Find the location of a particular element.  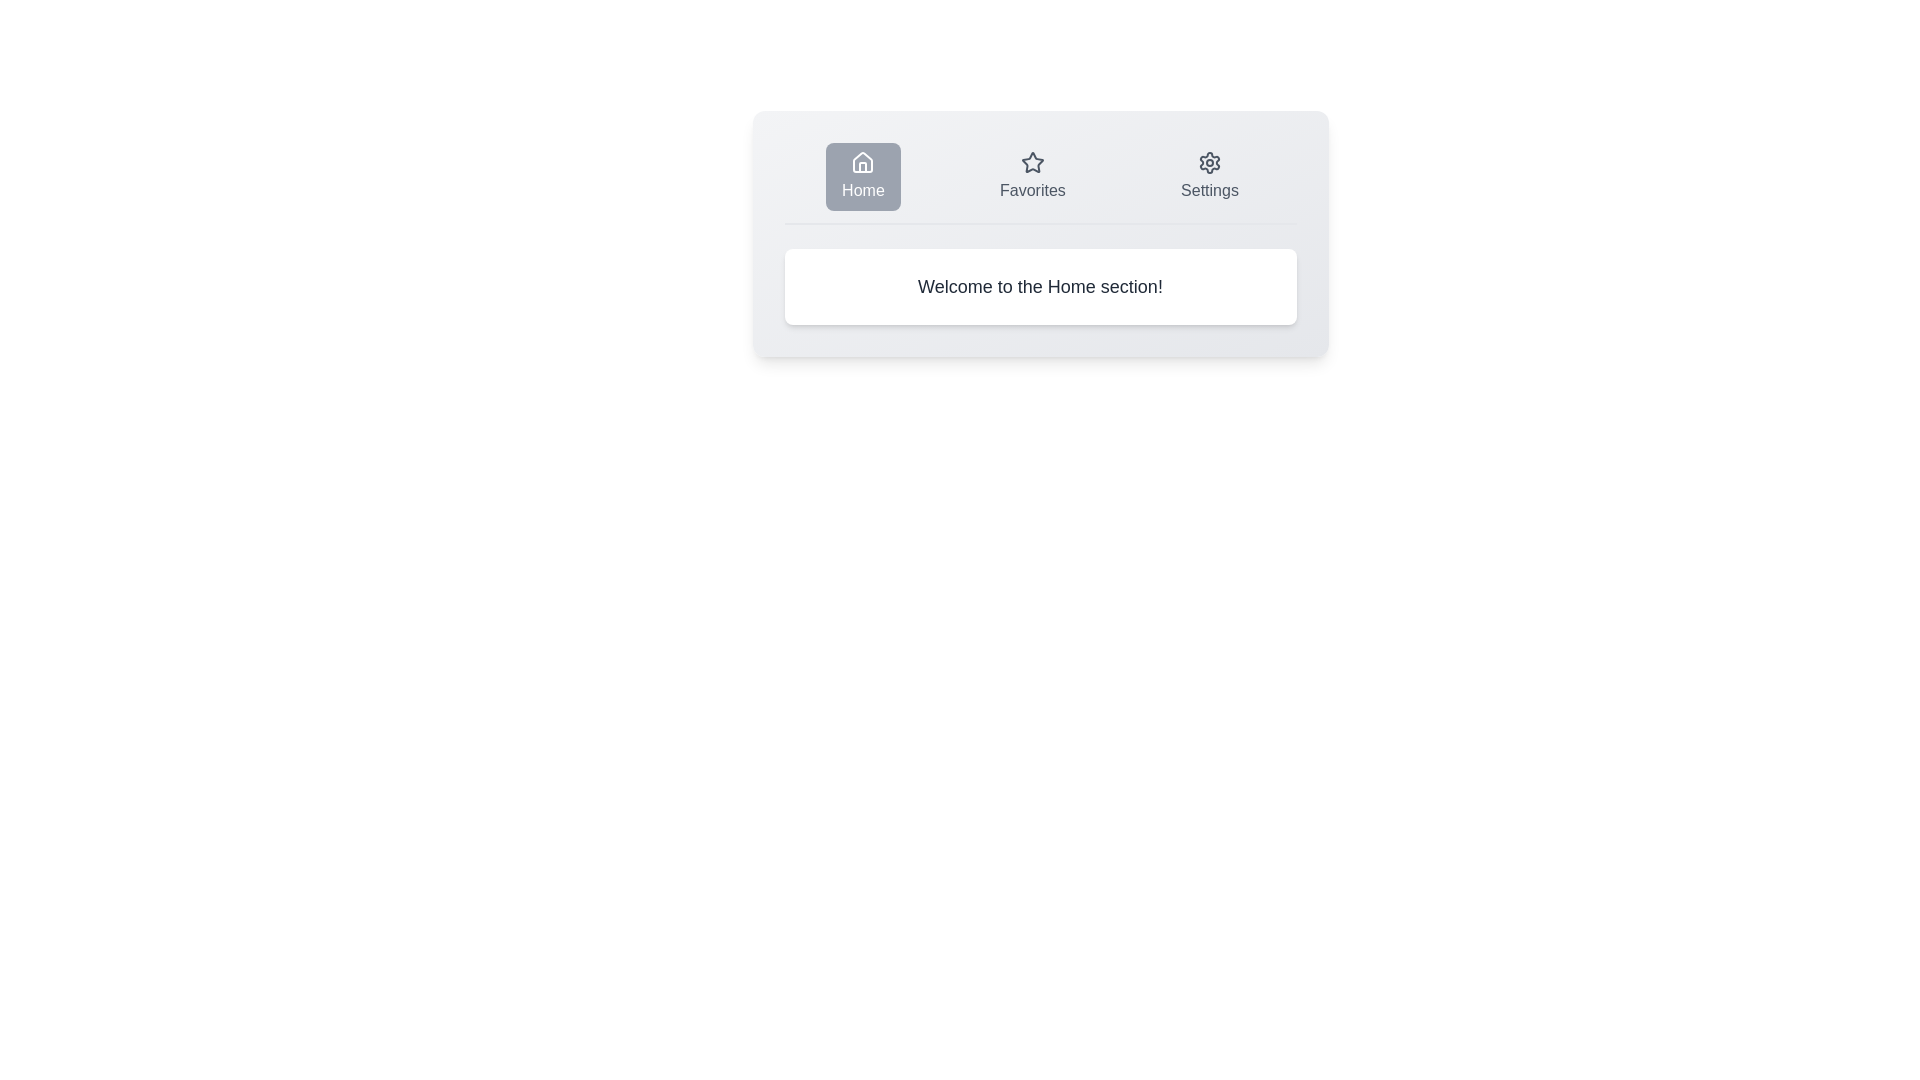

the tab labeled Home to view its content is located at coordinates (863, 176).